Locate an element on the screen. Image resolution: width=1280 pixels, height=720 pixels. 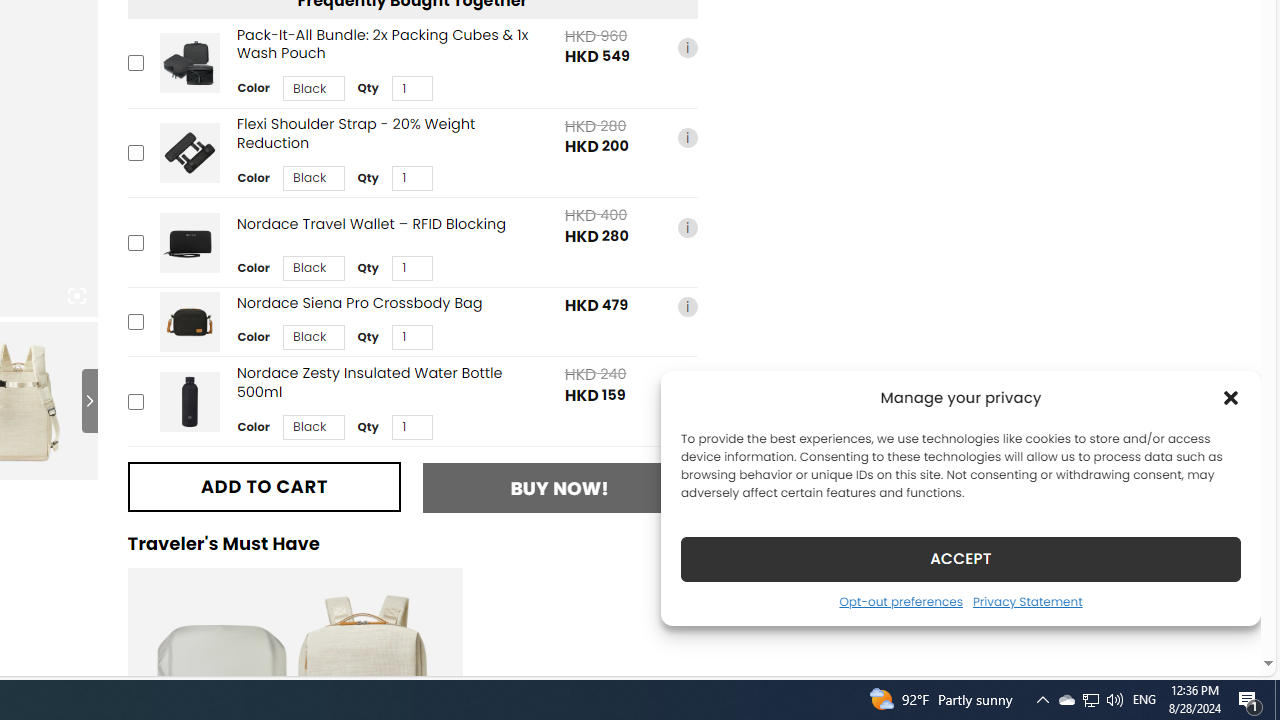
'Privacy Statement' is located at coordinates (1027, 600).